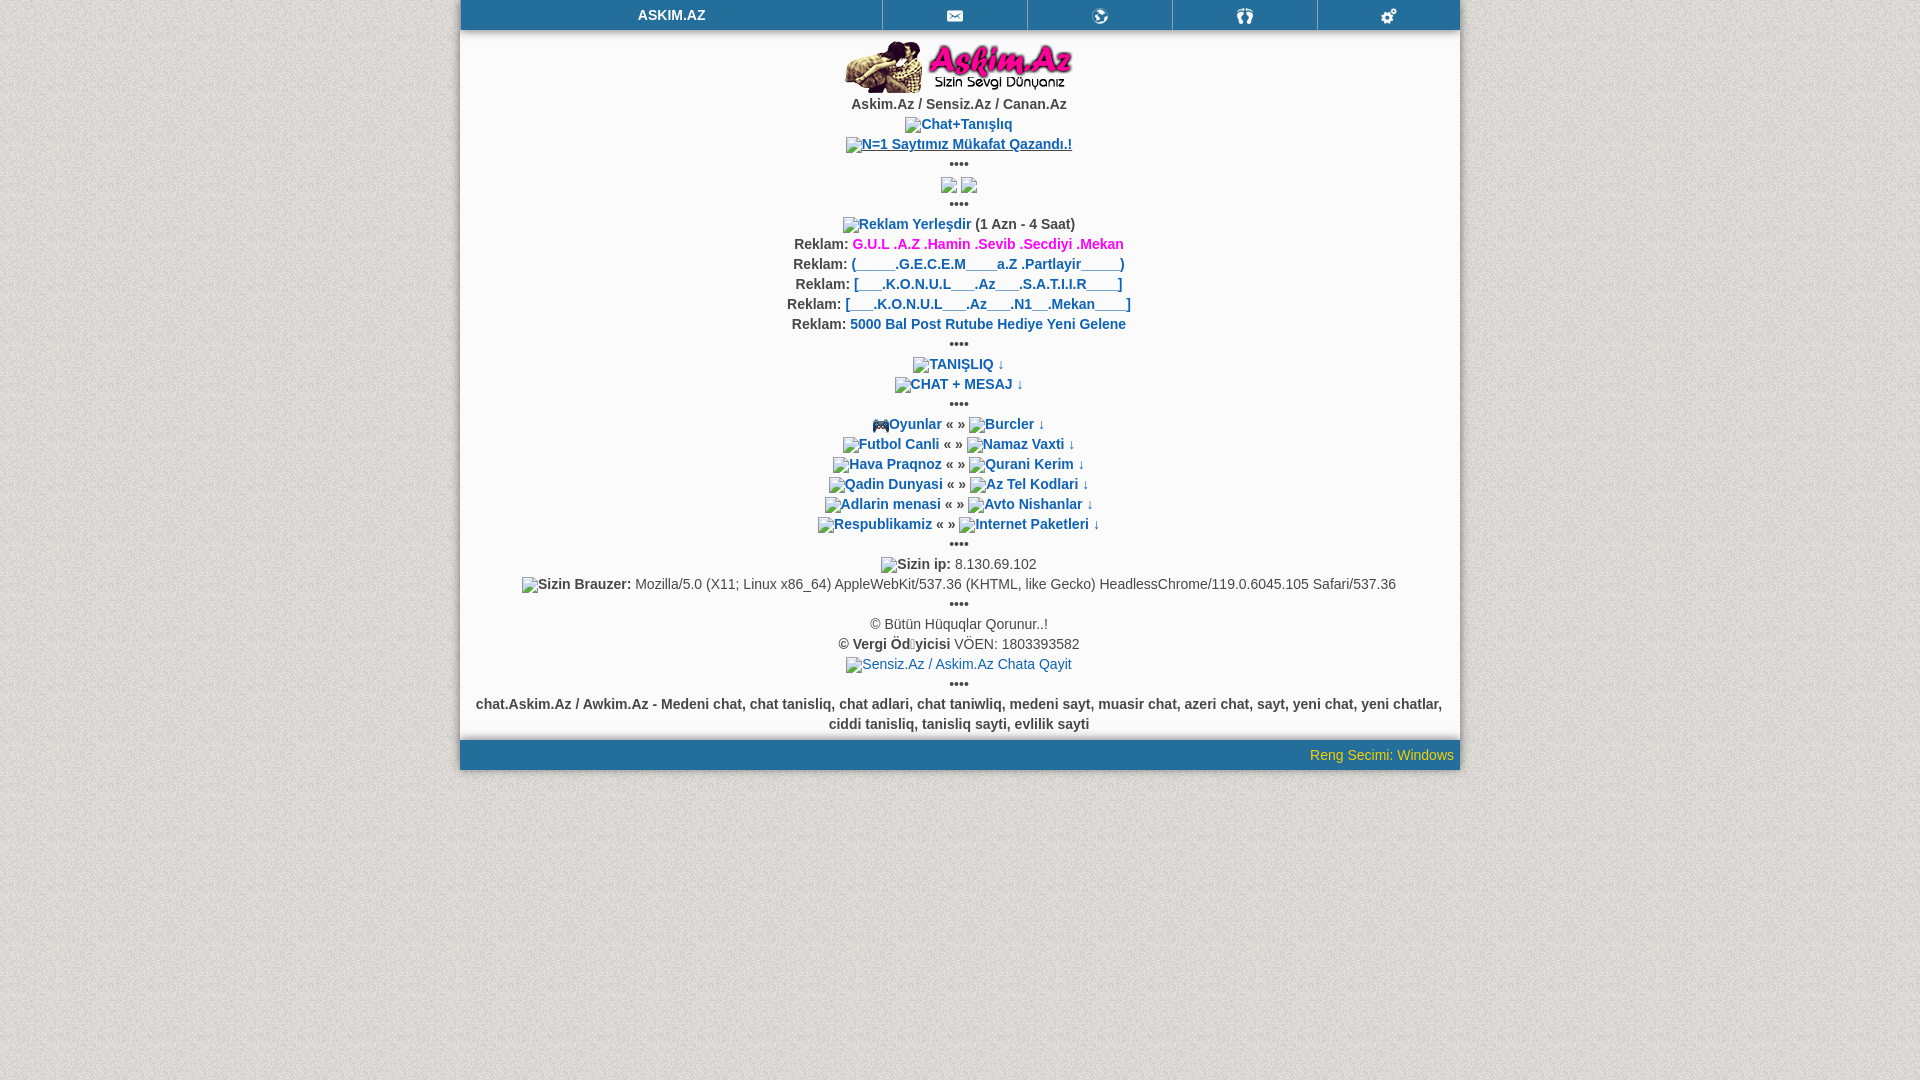 This screenshot has height=1080, width=1920. What do you see at coordinates (894, 463) in the screenshot?
I see `'Hava Praqnoz'` at bounding box center [894, 463].